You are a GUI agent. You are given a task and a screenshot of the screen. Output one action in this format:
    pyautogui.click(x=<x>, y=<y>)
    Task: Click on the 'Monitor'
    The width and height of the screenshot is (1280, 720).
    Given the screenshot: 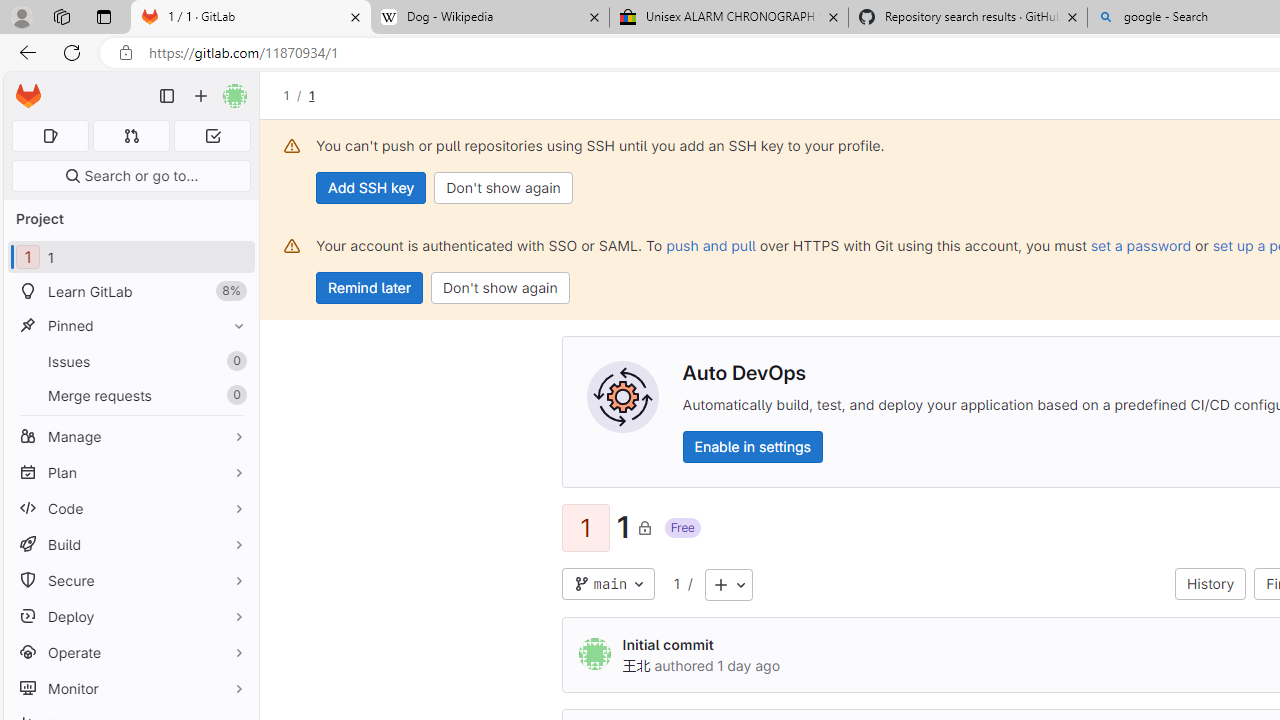 What is the action you would take?
    pyautogui.click(x=130, y=687)
    